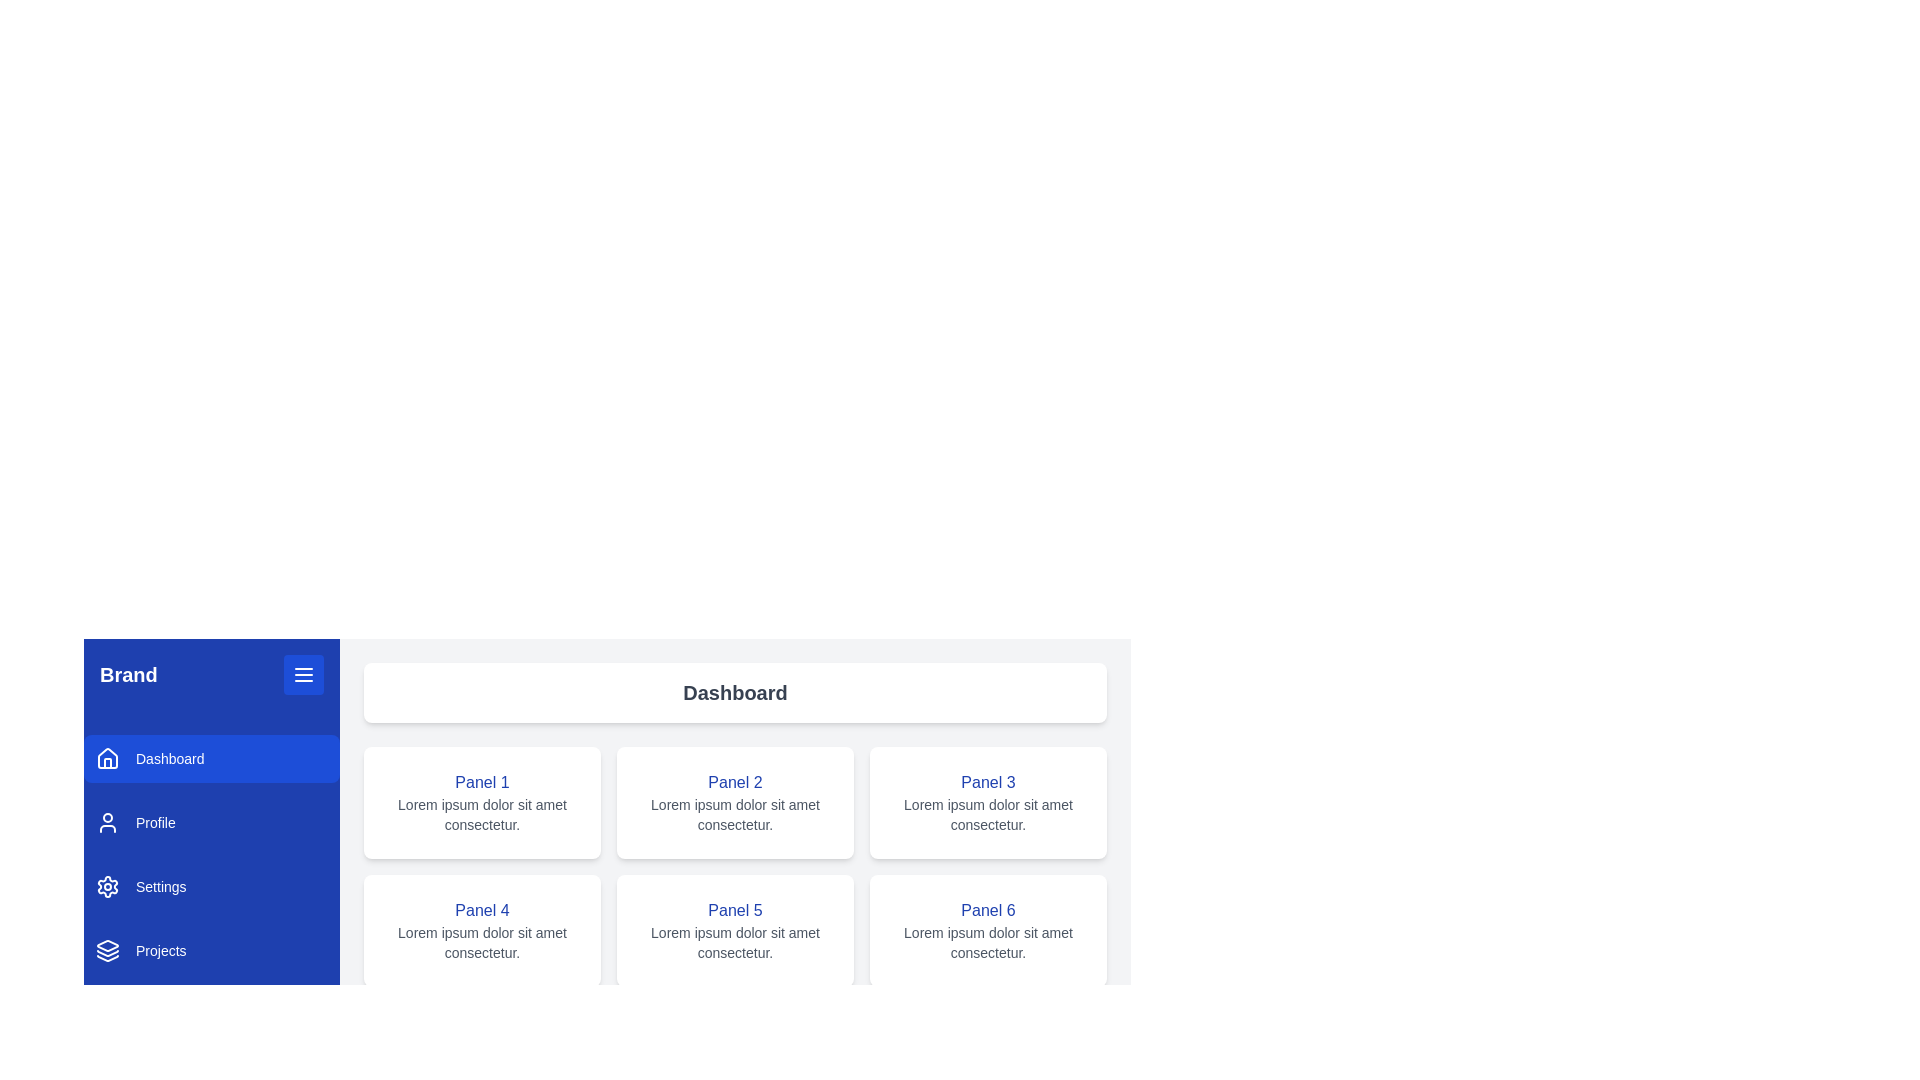  I want to click on information presented in the fourth panel of the 2-row grid layout, so click(482, 930).